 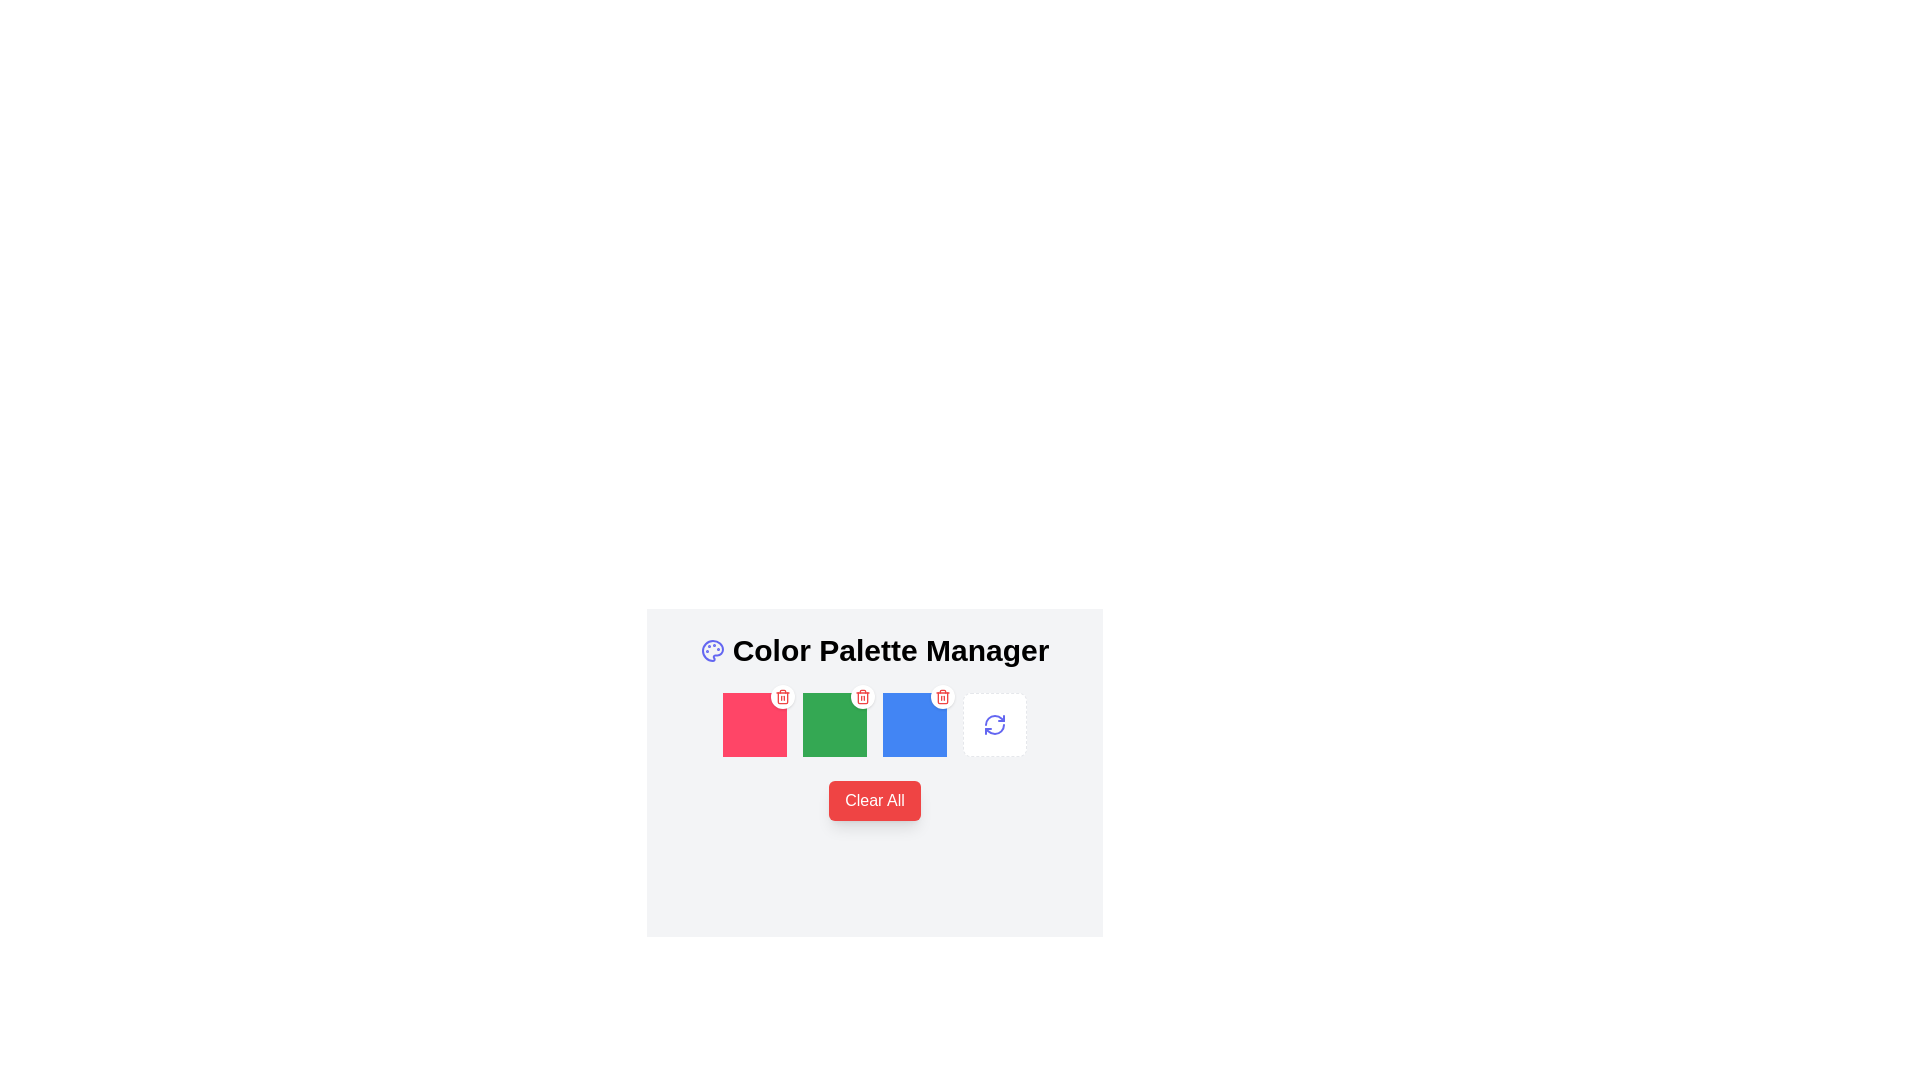 I want to click on the palette icon located to the immediate left of the 'Color Palette Manager' text, which visually resembles a painter's palette with blue color and paint spots, so click(x=712, y=651).